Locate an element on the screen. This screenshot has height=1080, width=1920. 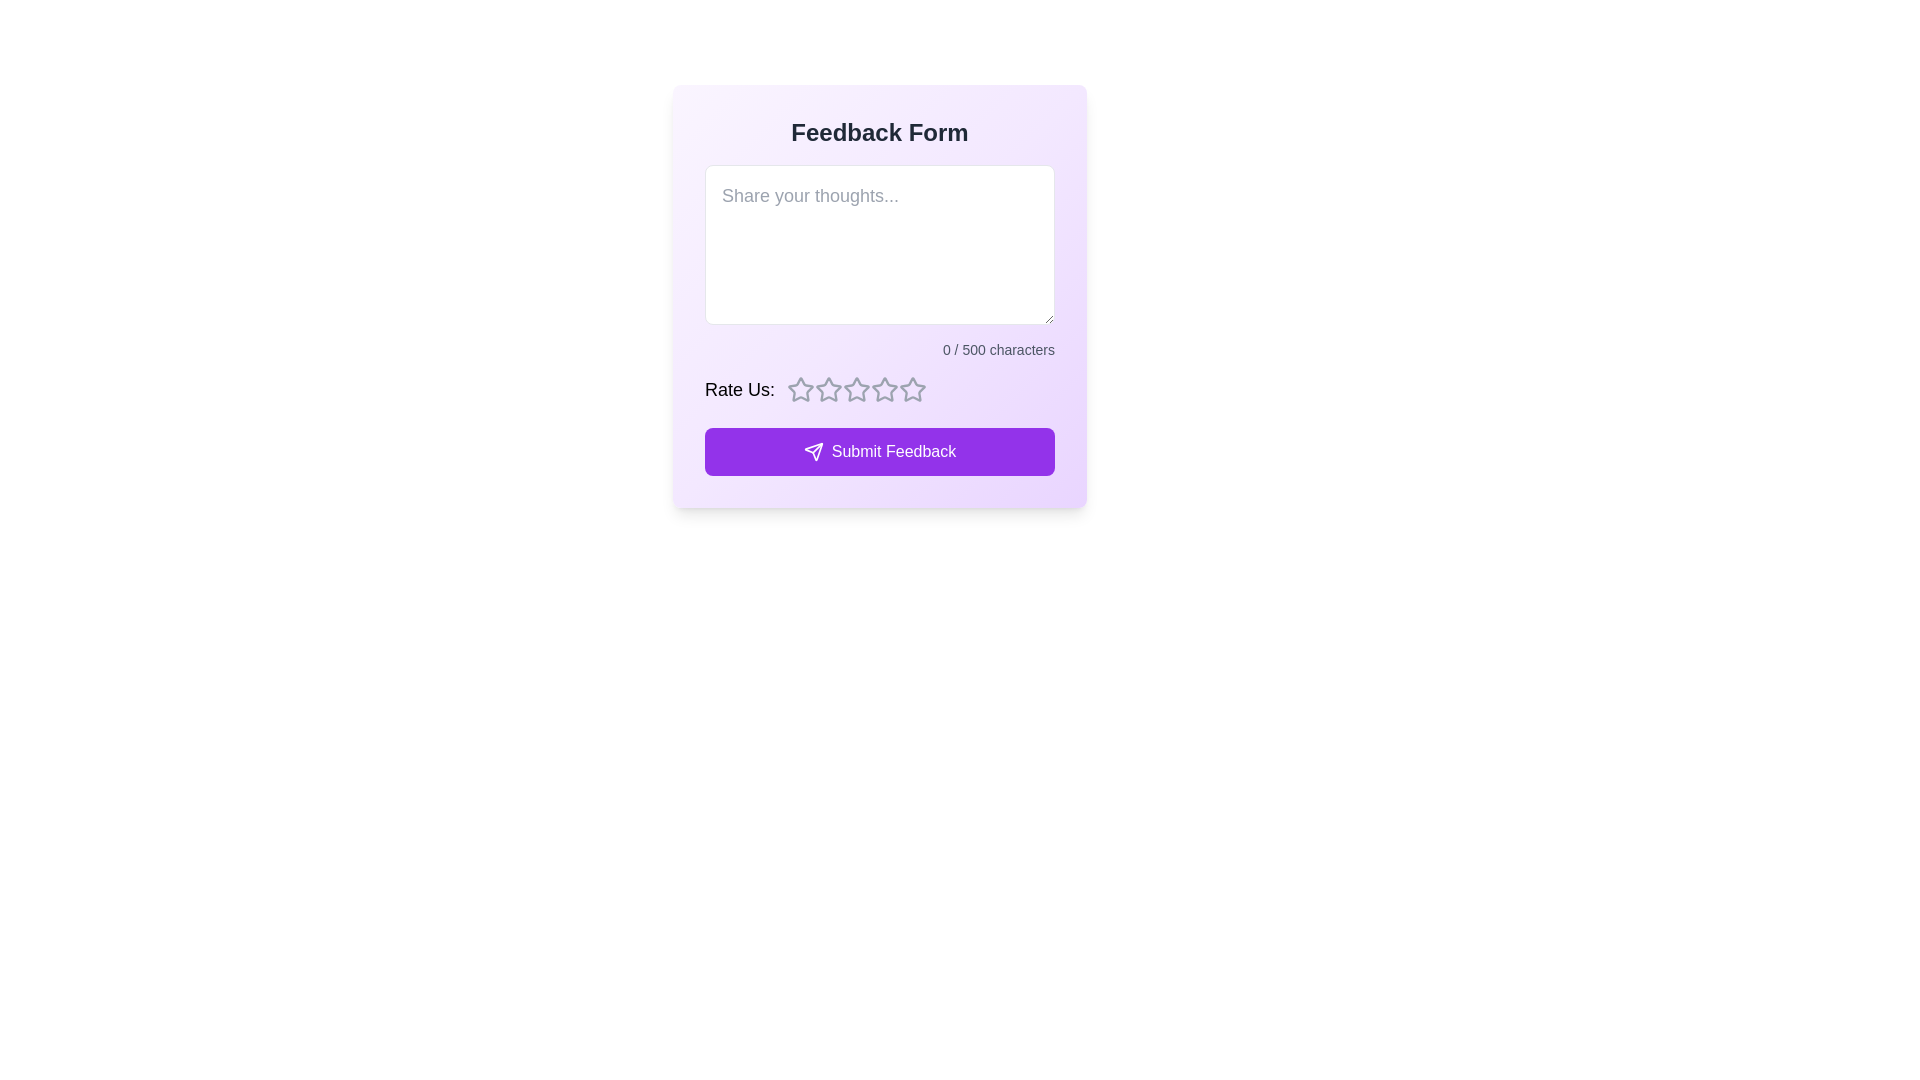
the fifth star in the rating system is located at coordinates (911, 389).